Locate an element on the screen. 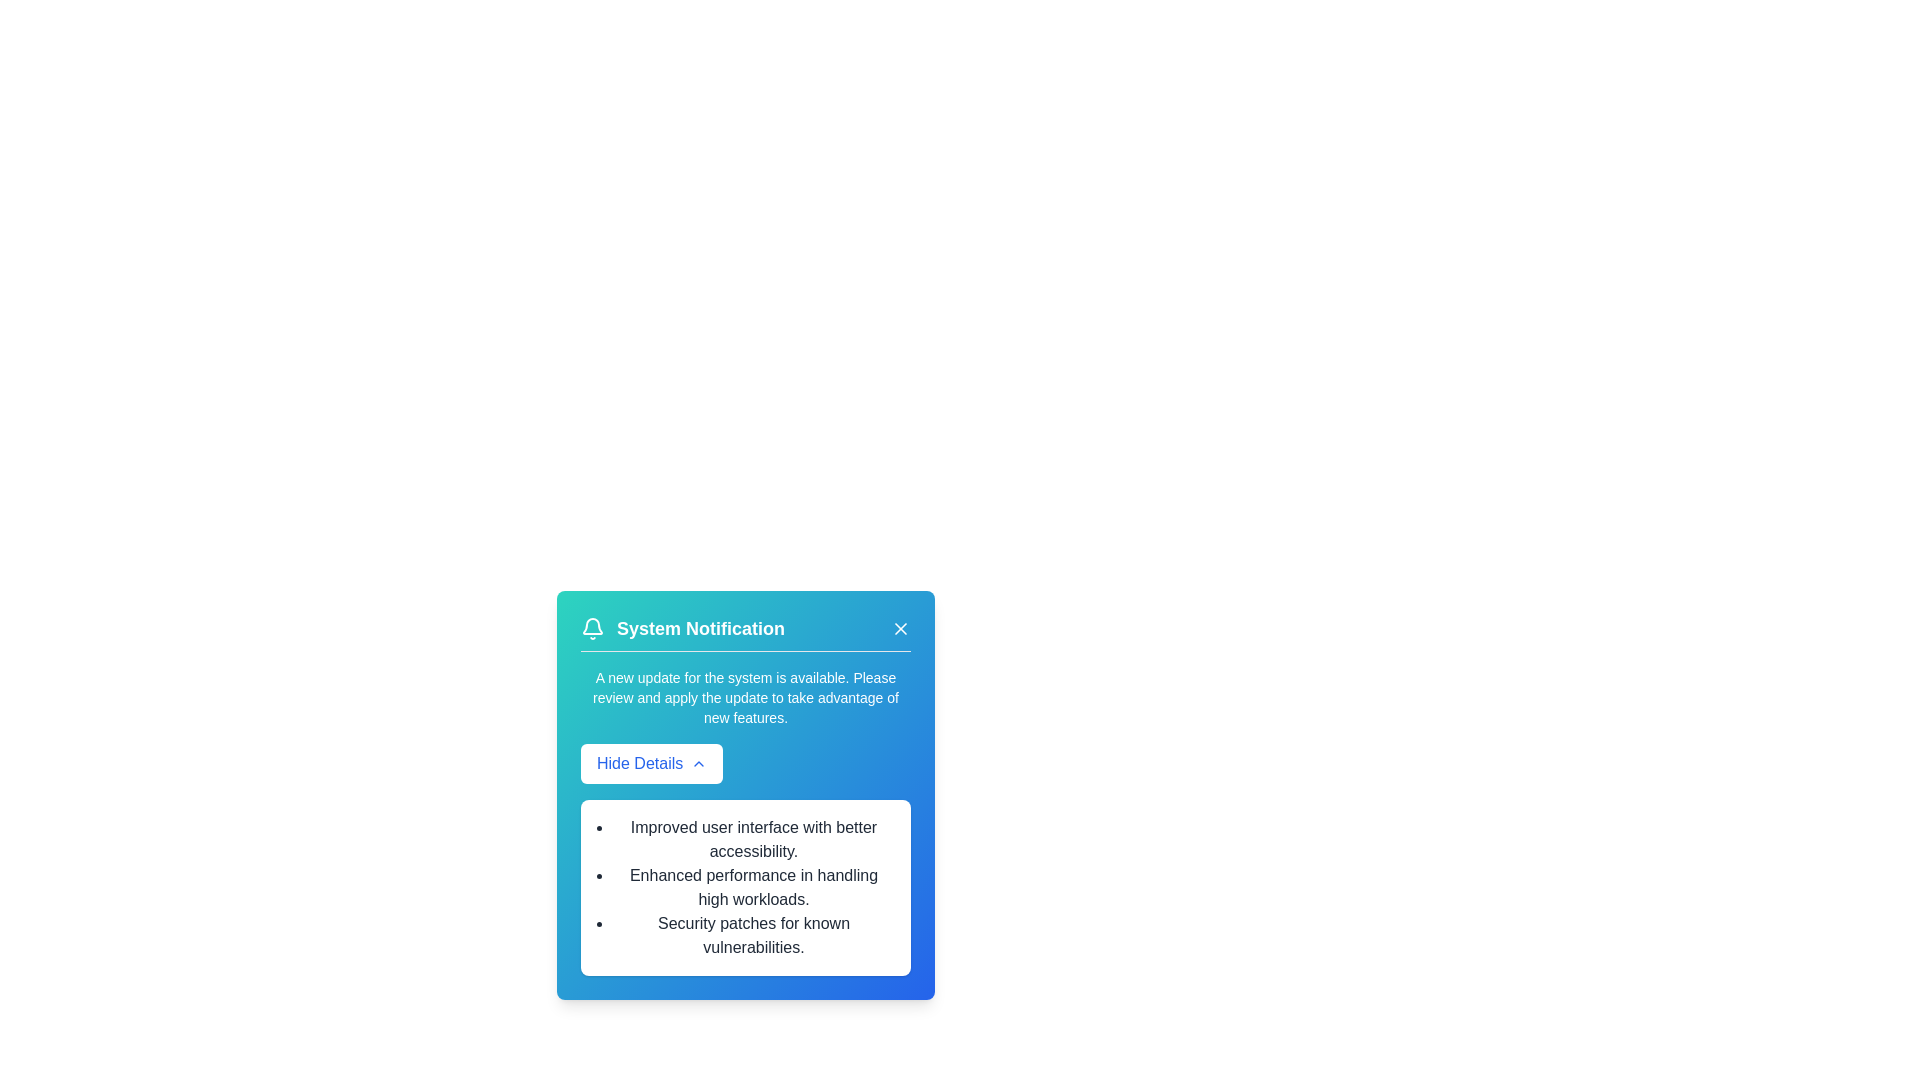 This screenshot has width=1920, height=1080. the close button of the notification card is located at coordinates (900, 627).